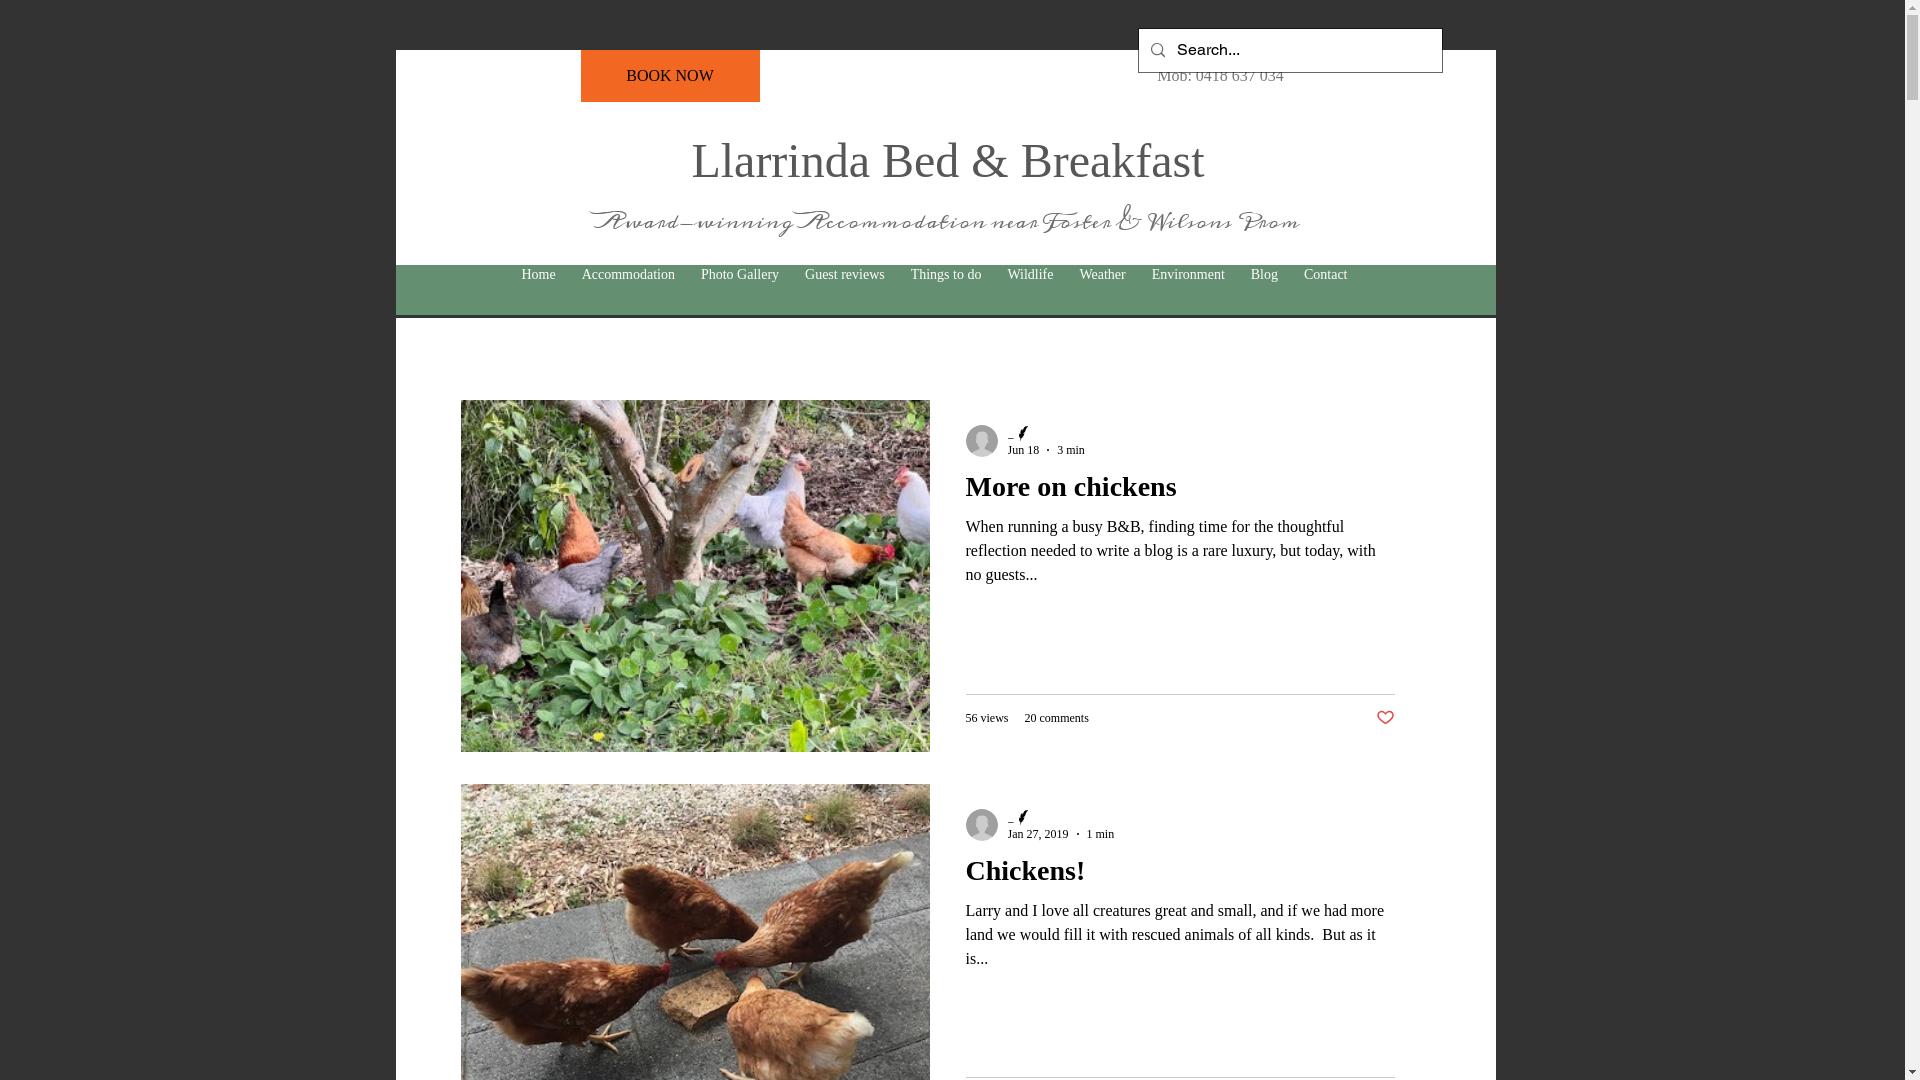  What do you see at coordinates (1188, 274) in the screenshot?
I see `'Environment'` at bounding box center [1188, 274].